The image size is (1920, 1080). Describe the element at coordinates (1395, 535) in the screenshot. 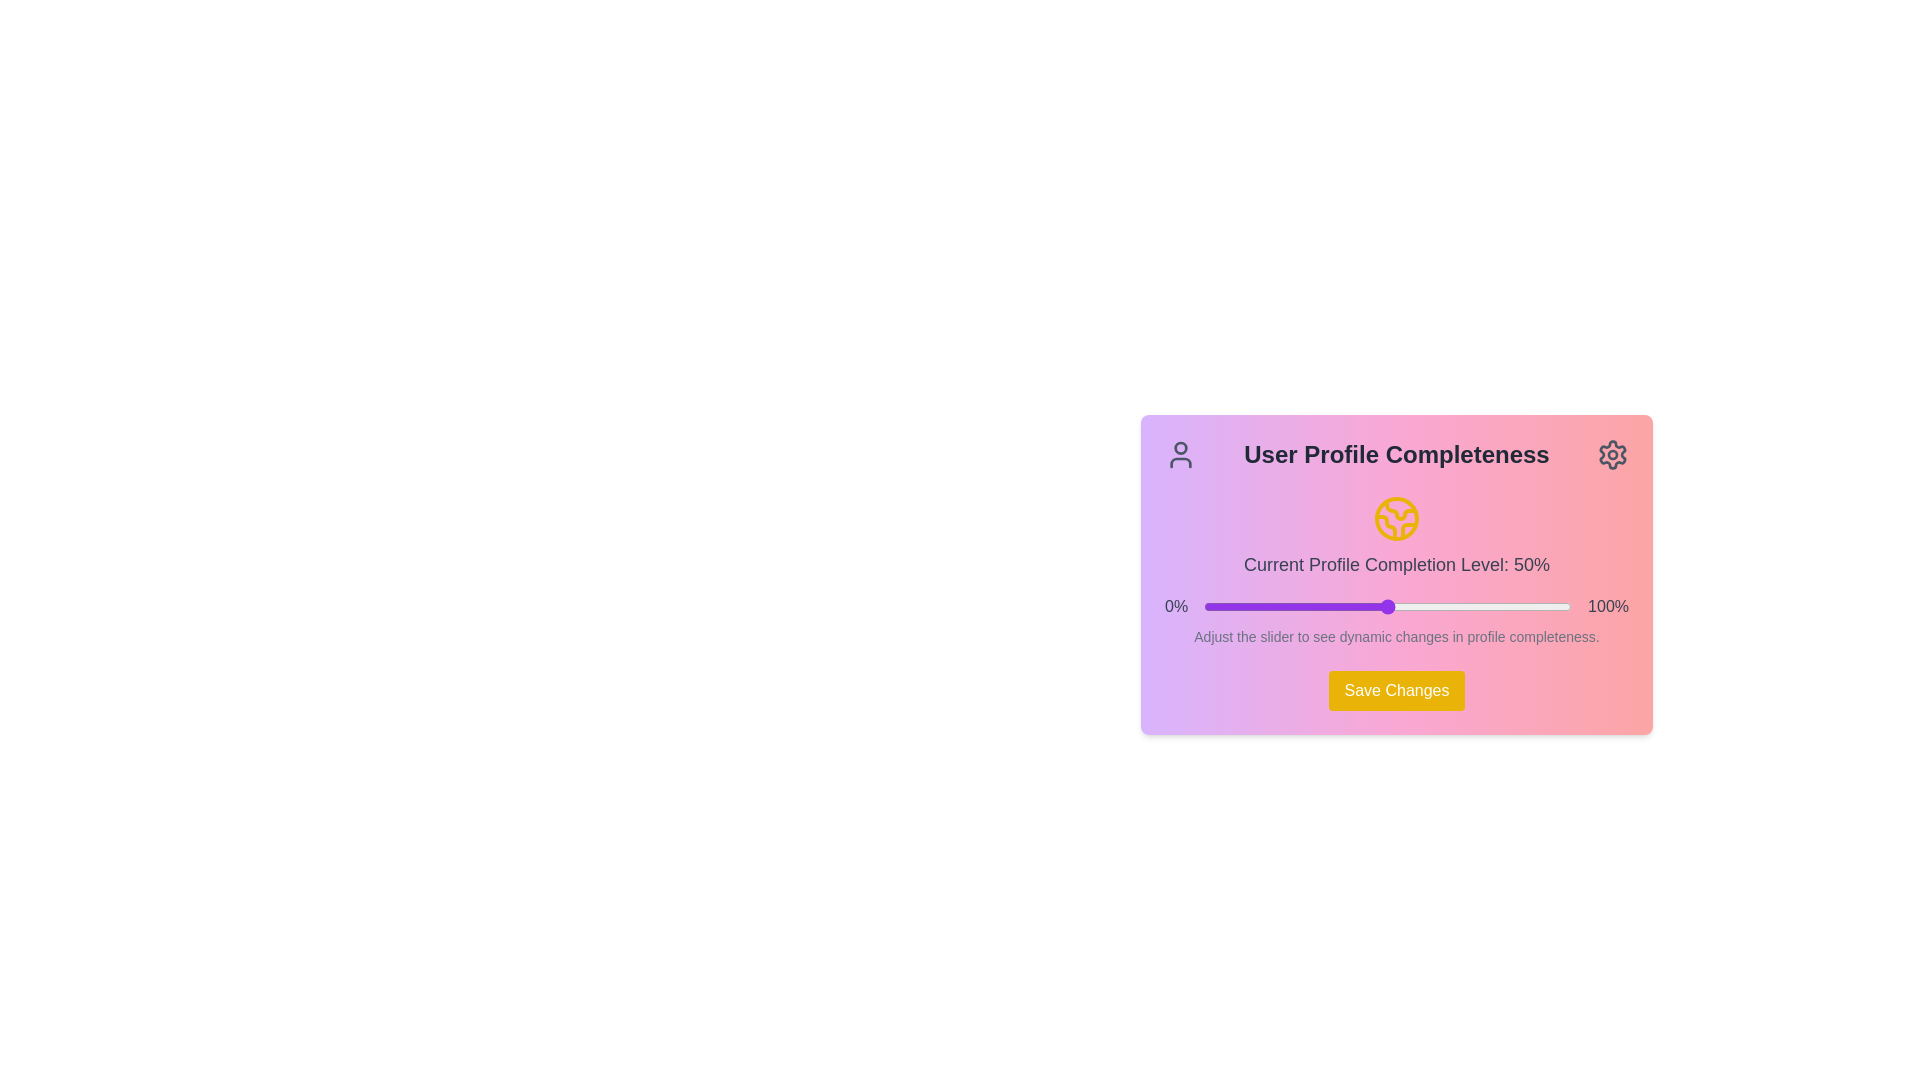

I see `the informational text displaying 'Current Profile Completion Level: 50%' with a globe icon in yellow, located within the 'User Profile Completeness' card` at that location.